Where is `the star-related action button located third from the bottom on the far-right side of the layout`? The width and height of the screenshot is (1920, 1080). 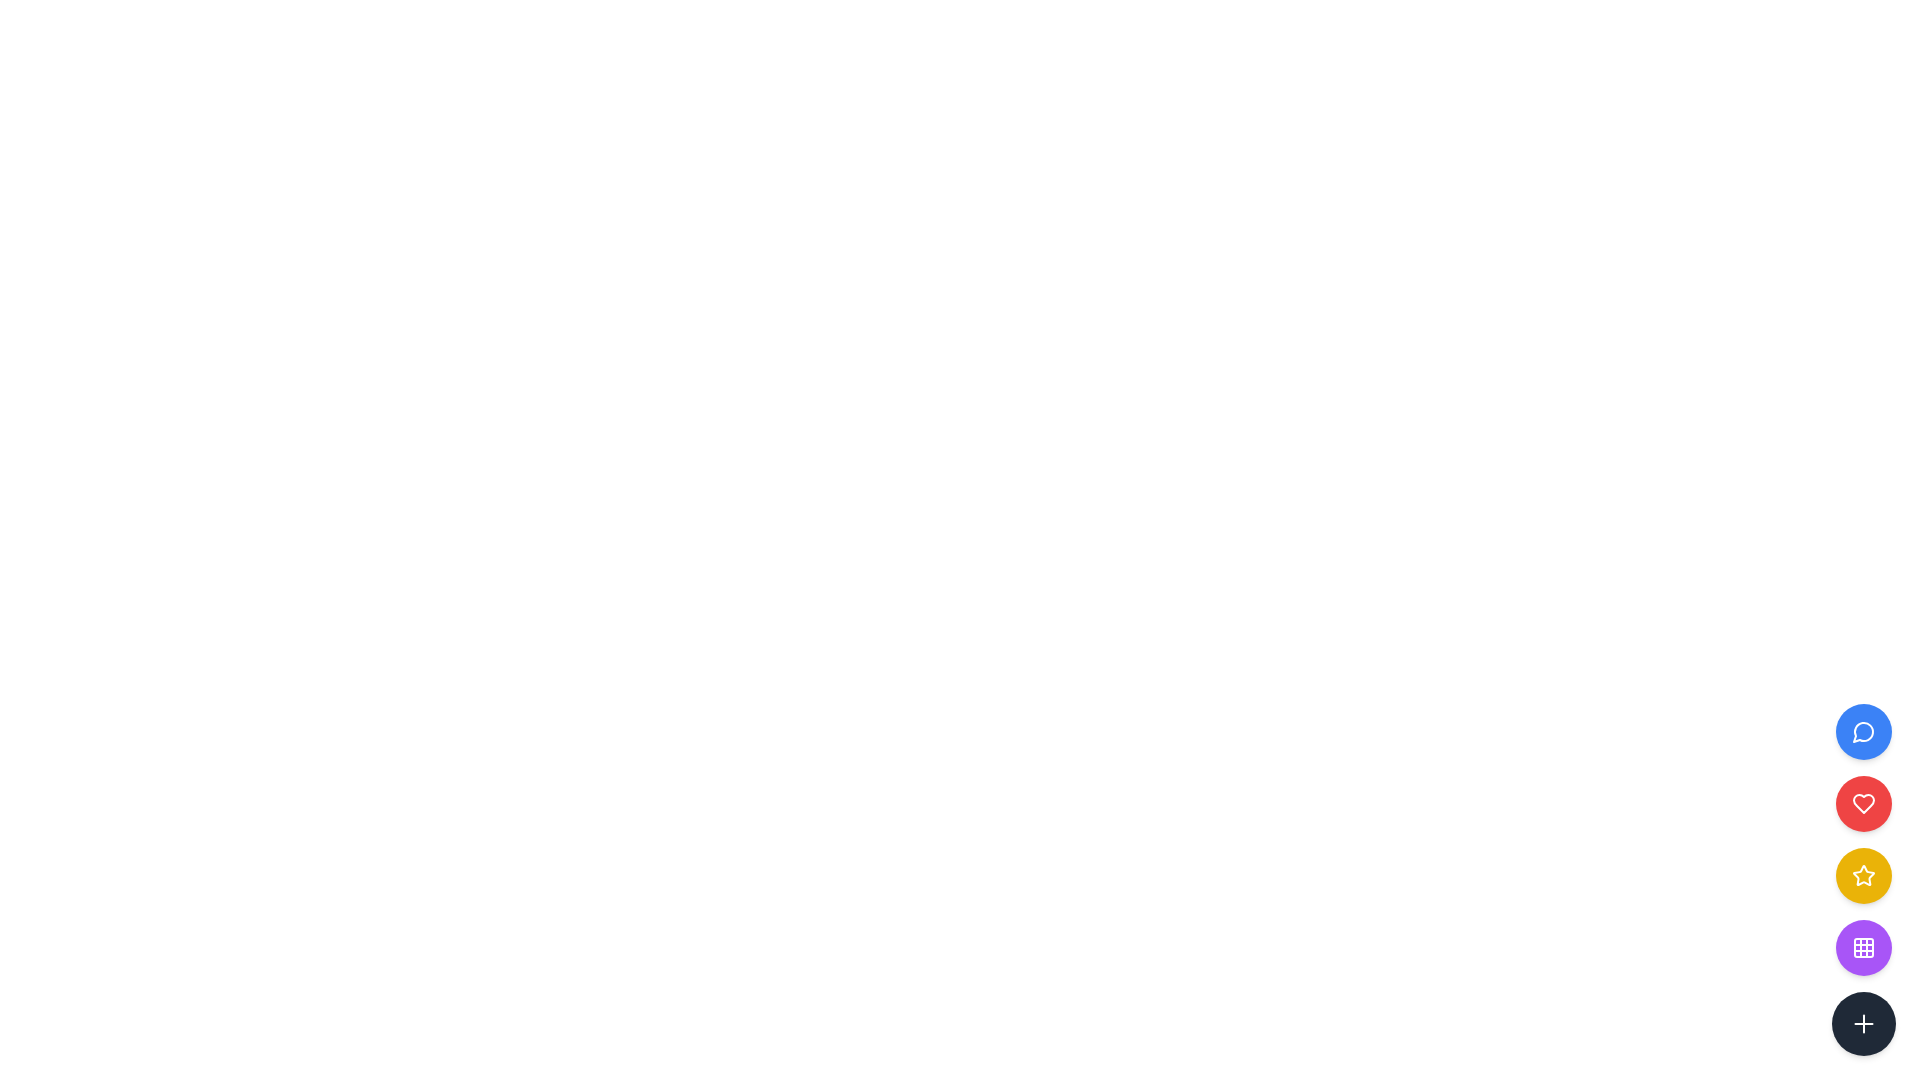 the star-related action button located third from the bottom on the far-right side of the layout is located at coordinates (1862, 874).